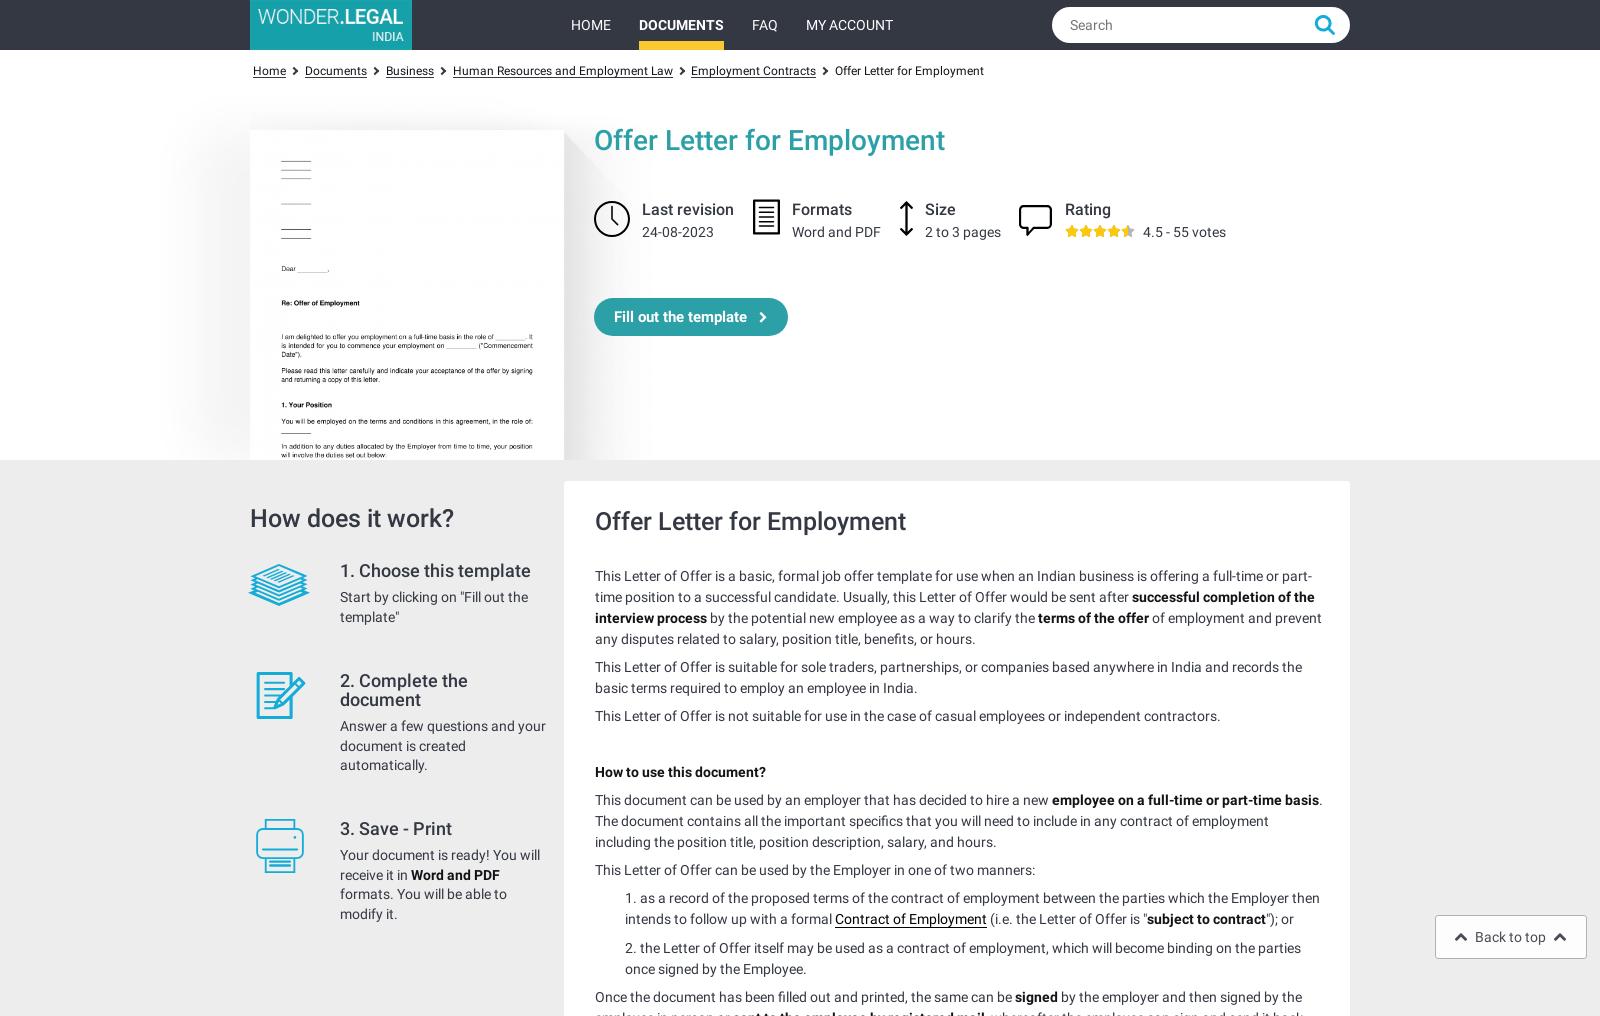 The image size is (1600, 1016). What do you see at coordinates (403, 688) in the screenshot?
I see `'2. Complete the document'` at bounding box center [403, 688].